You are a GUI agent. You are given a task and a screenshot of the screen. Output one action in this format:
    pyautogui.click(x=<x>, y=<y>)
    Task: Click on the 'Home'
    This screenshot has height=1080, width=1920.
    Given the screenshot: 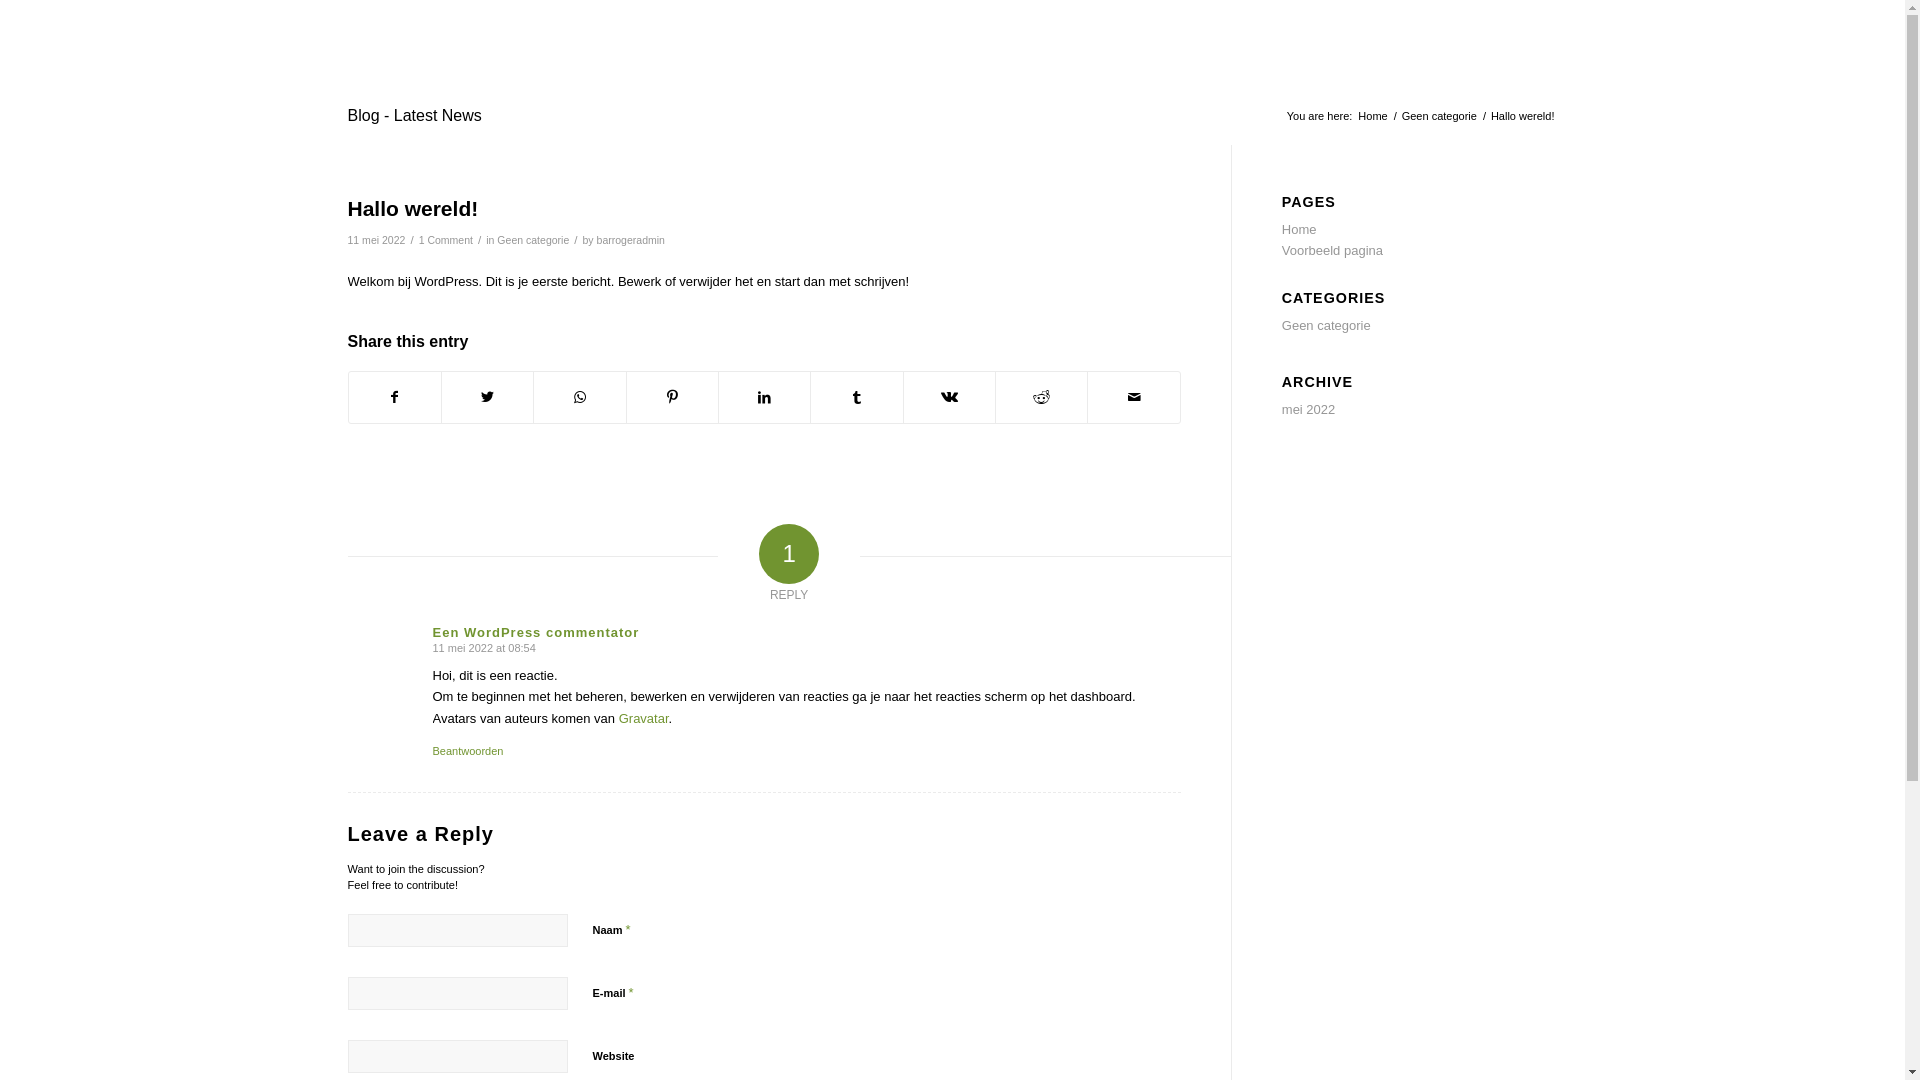 What is the action you would take?
    pyautogui.click(x=1299, y=228)
    